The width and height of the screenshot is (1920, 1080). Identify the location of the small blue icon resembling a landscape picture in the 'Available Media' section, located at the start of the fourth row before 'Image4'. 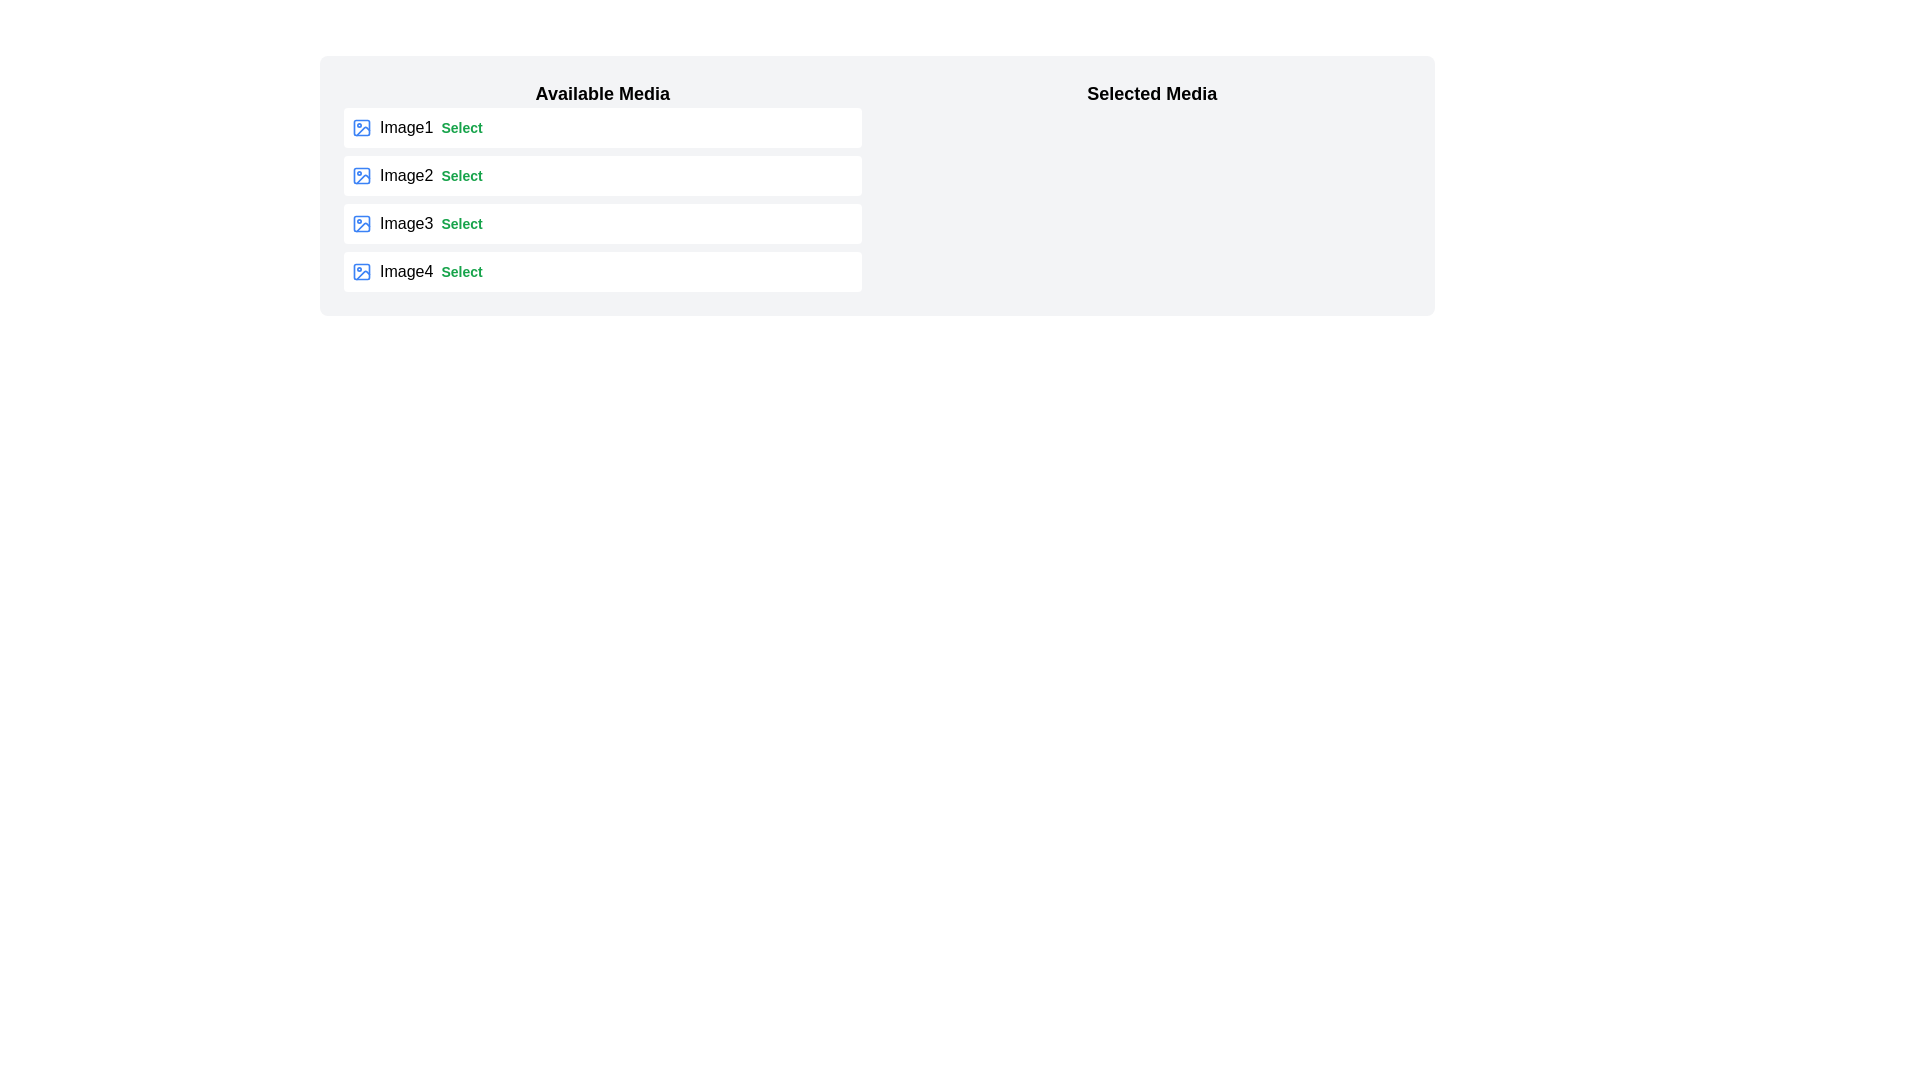
(361, 272).